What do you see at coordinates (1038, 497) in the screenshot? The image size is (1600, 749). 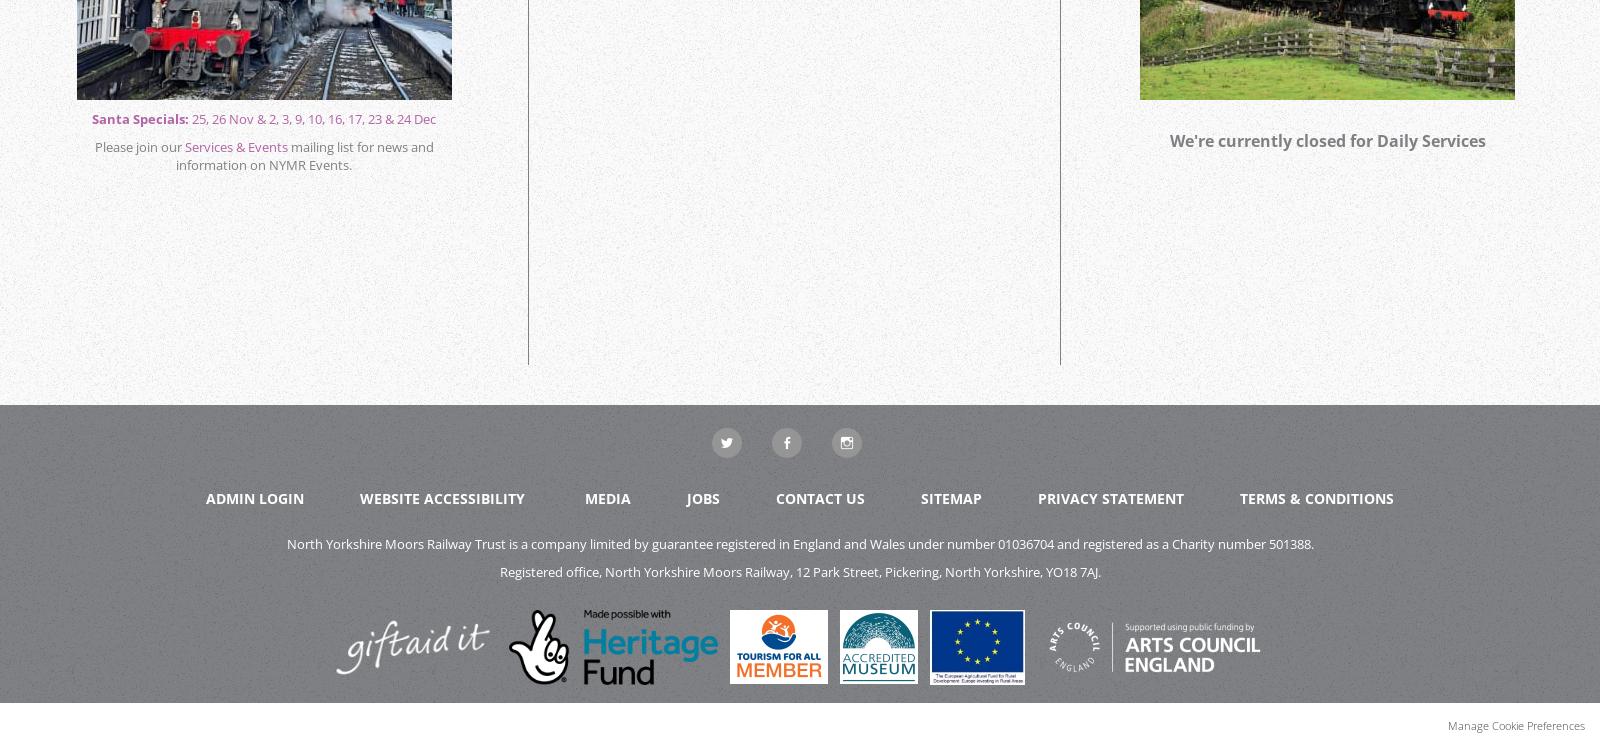 I see `'Privacy Statement'` at bounding box center [1038, 497].